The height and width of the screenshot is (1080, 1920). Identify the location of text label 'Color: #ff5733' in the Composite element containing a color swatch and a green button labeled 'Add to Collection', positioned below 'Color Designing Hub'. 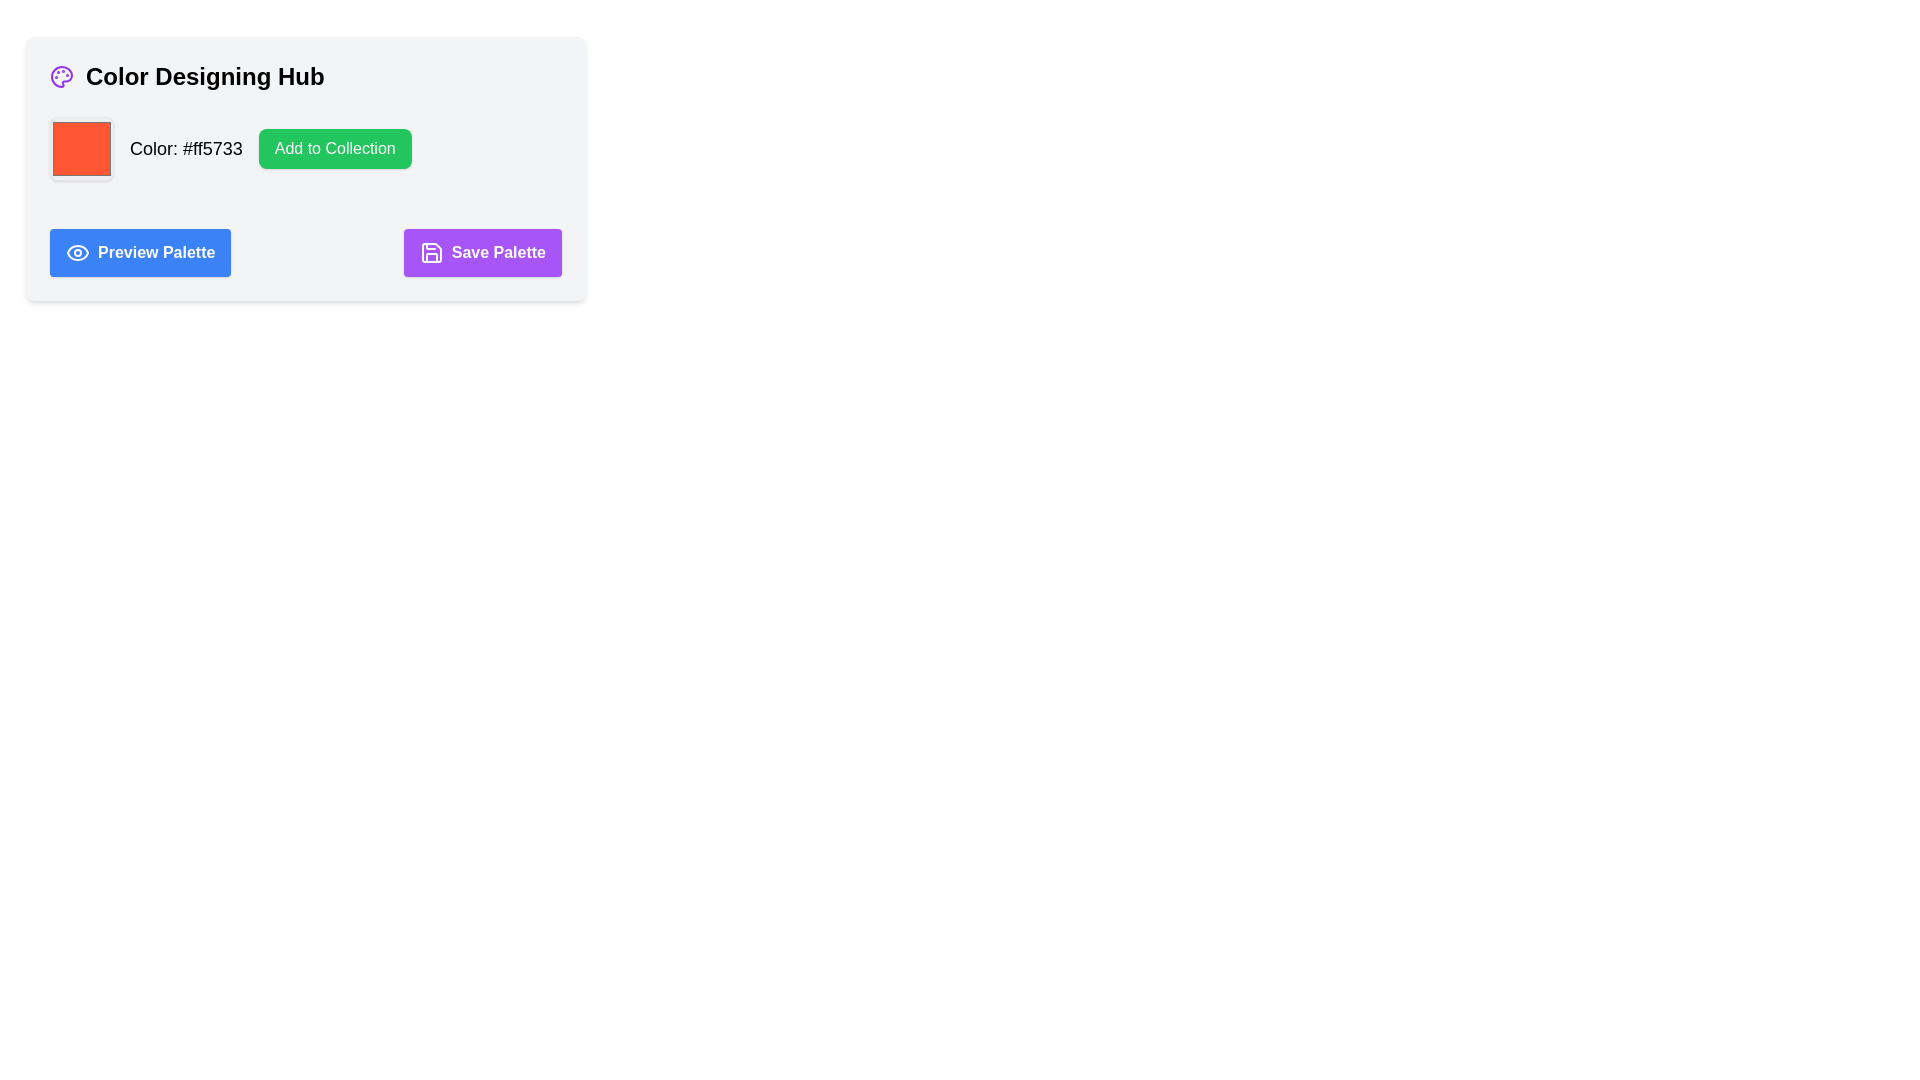
(305, 148).